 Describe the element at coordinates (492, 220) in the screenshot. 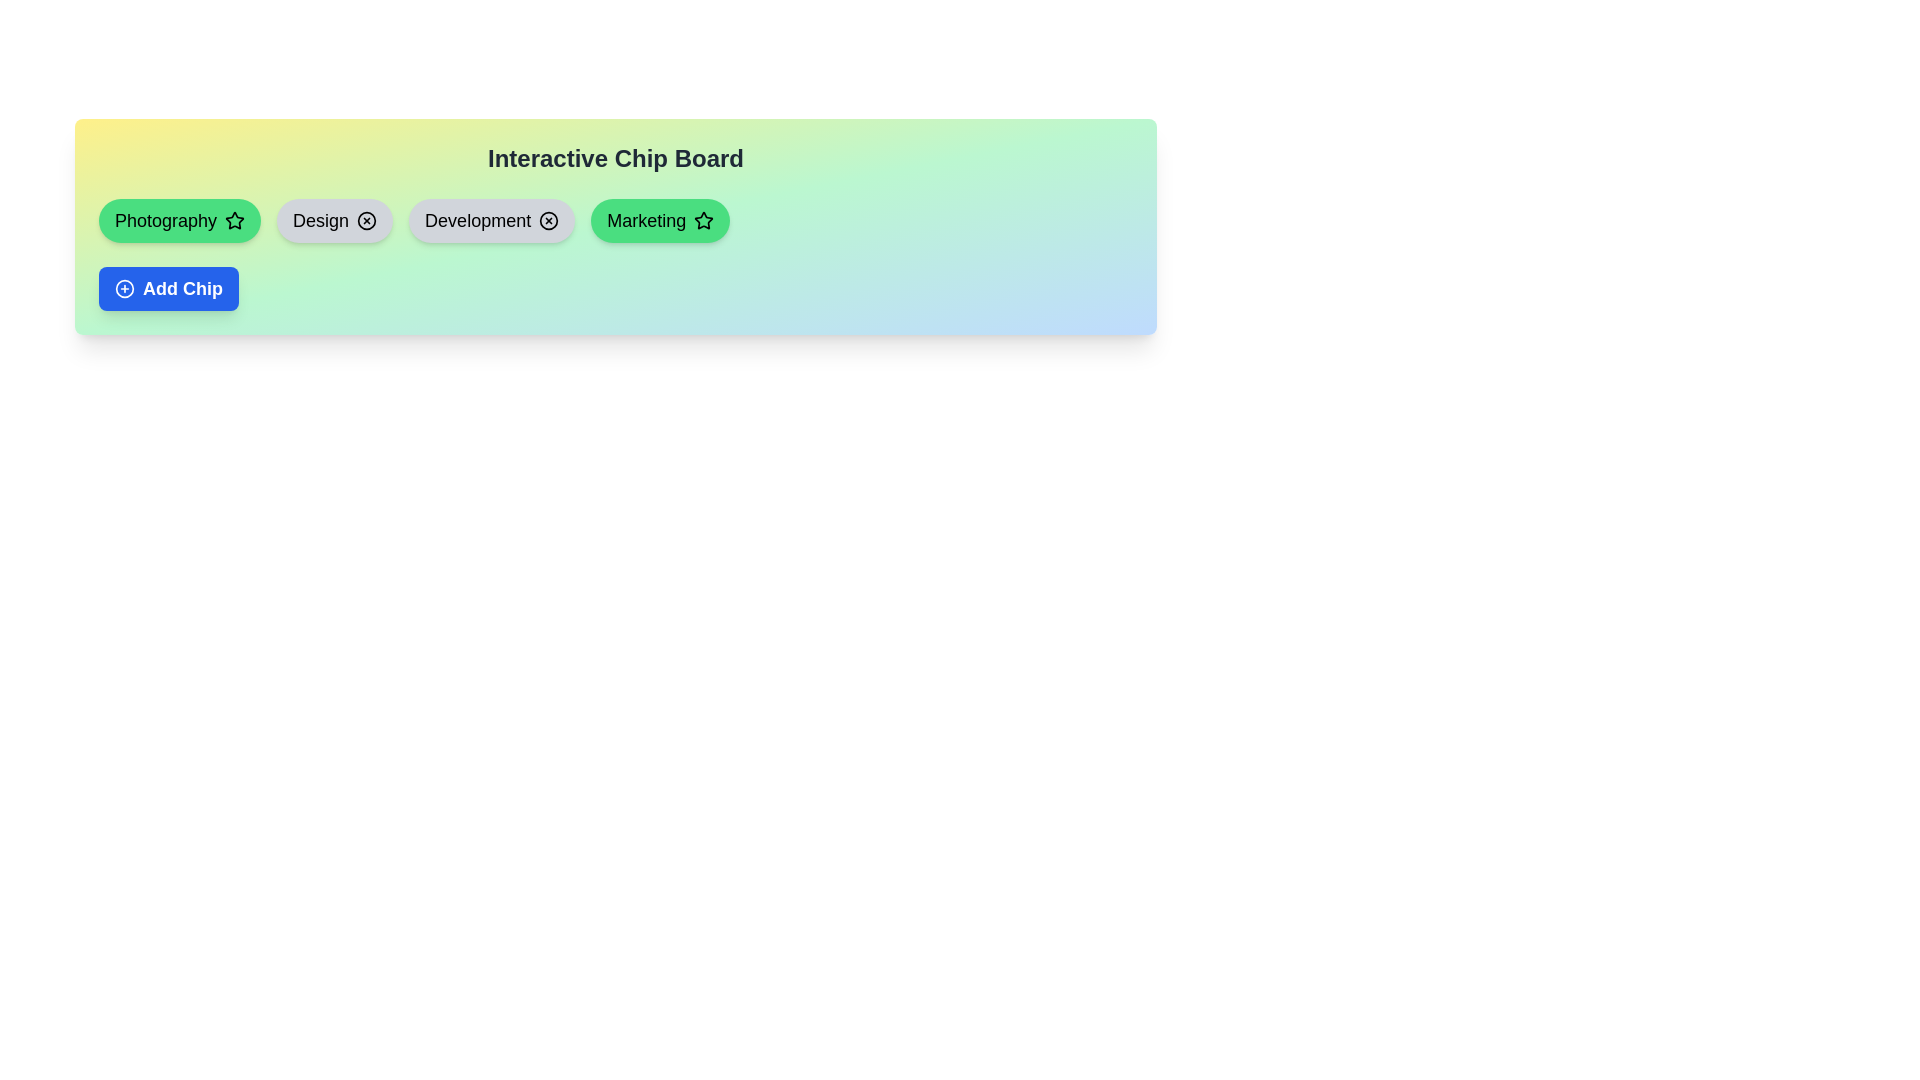

I see `the 'Development' chip component, which is a pill-shaped button with bold black text on a gray background` at that location.